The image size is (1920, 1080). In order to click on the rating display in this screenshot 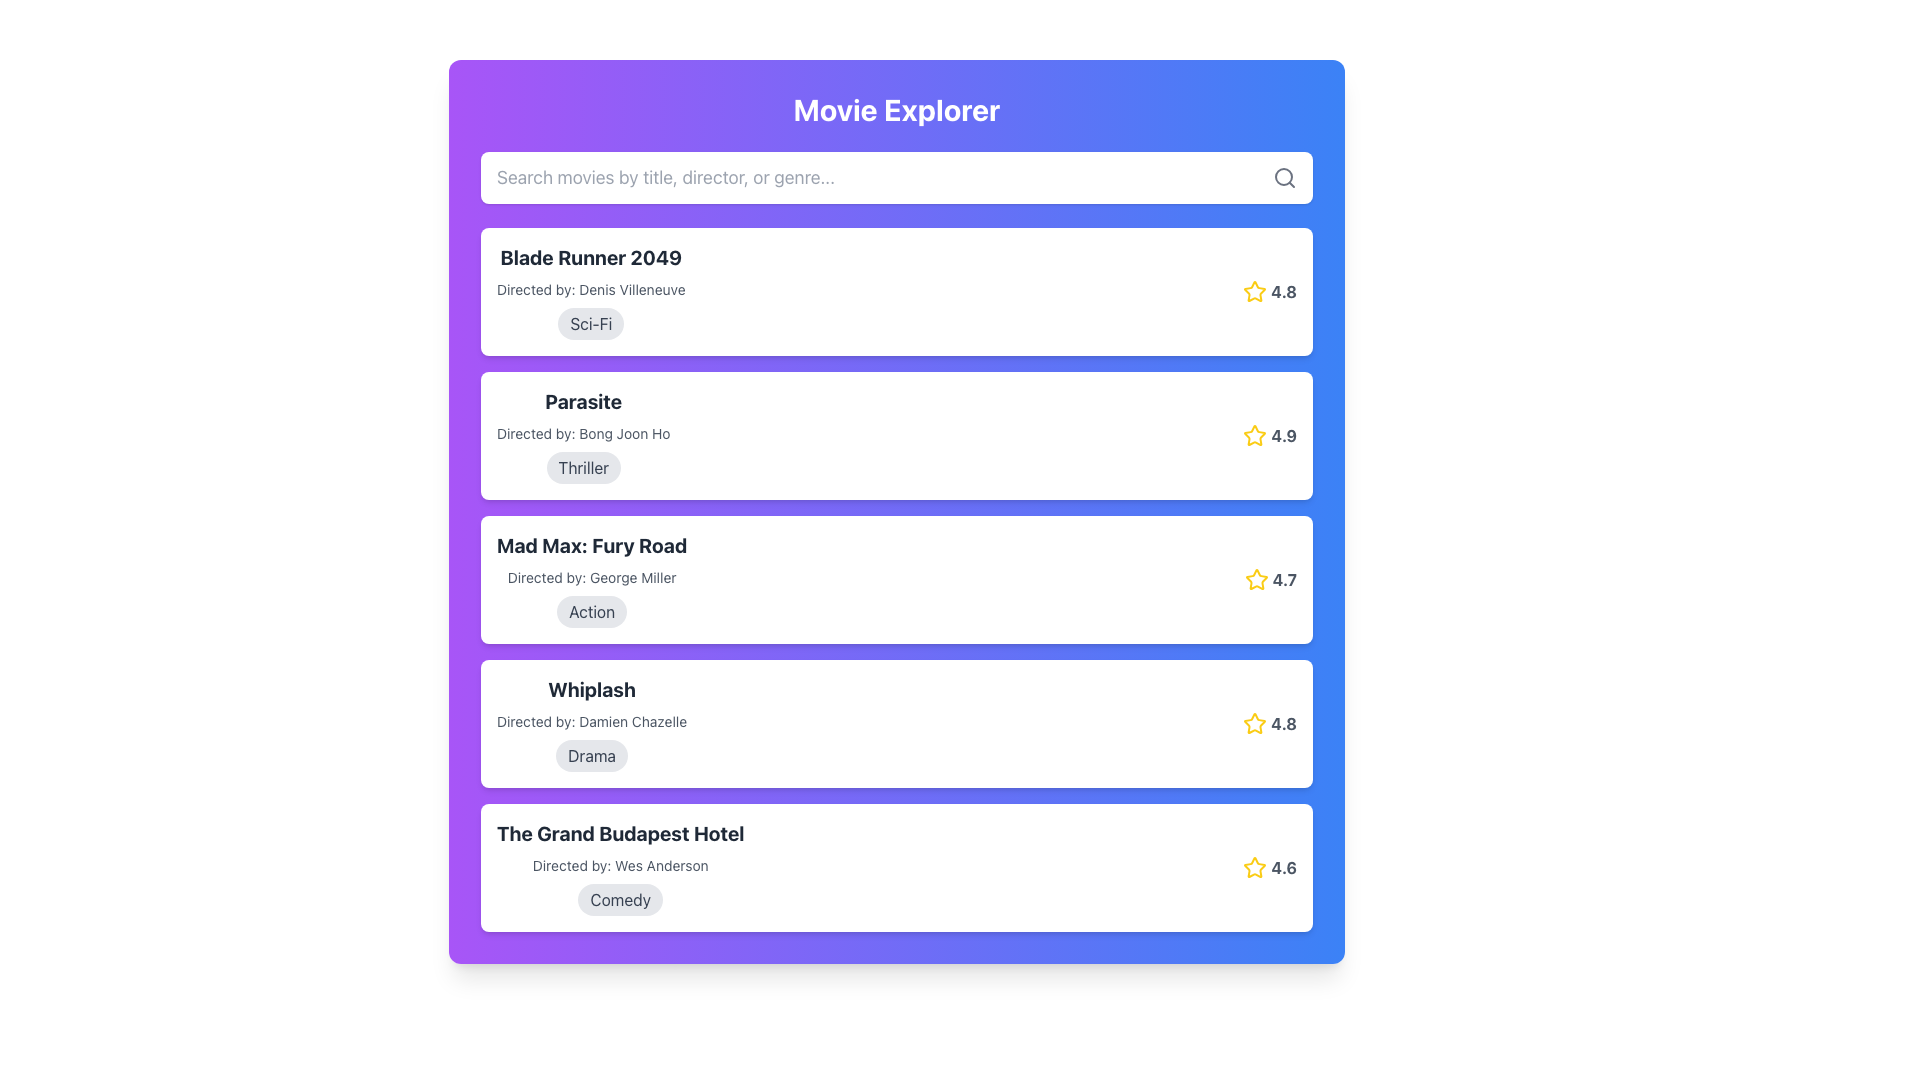, I will do `click(1269, 724)`.